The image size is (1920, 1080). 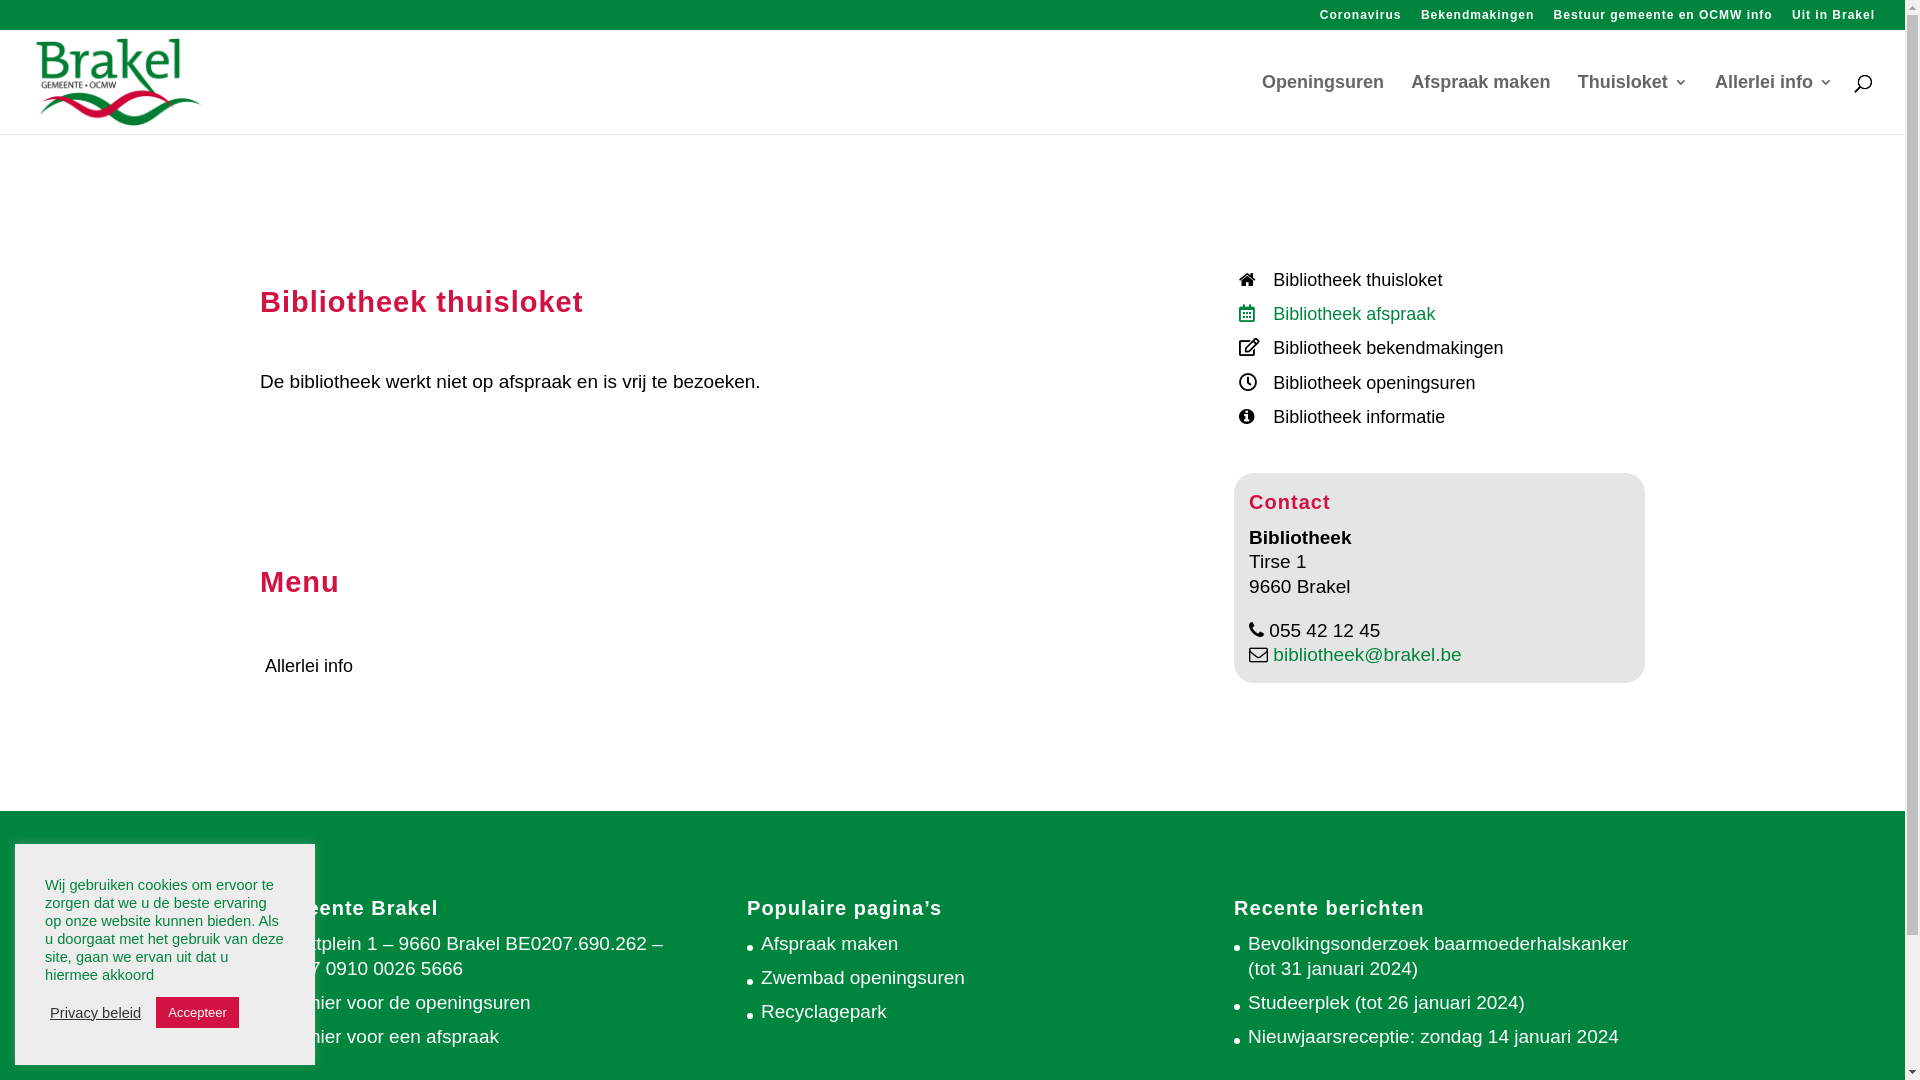 I want to click on 'bibliotheek@brakel.be', so click(x=1266, y=654).